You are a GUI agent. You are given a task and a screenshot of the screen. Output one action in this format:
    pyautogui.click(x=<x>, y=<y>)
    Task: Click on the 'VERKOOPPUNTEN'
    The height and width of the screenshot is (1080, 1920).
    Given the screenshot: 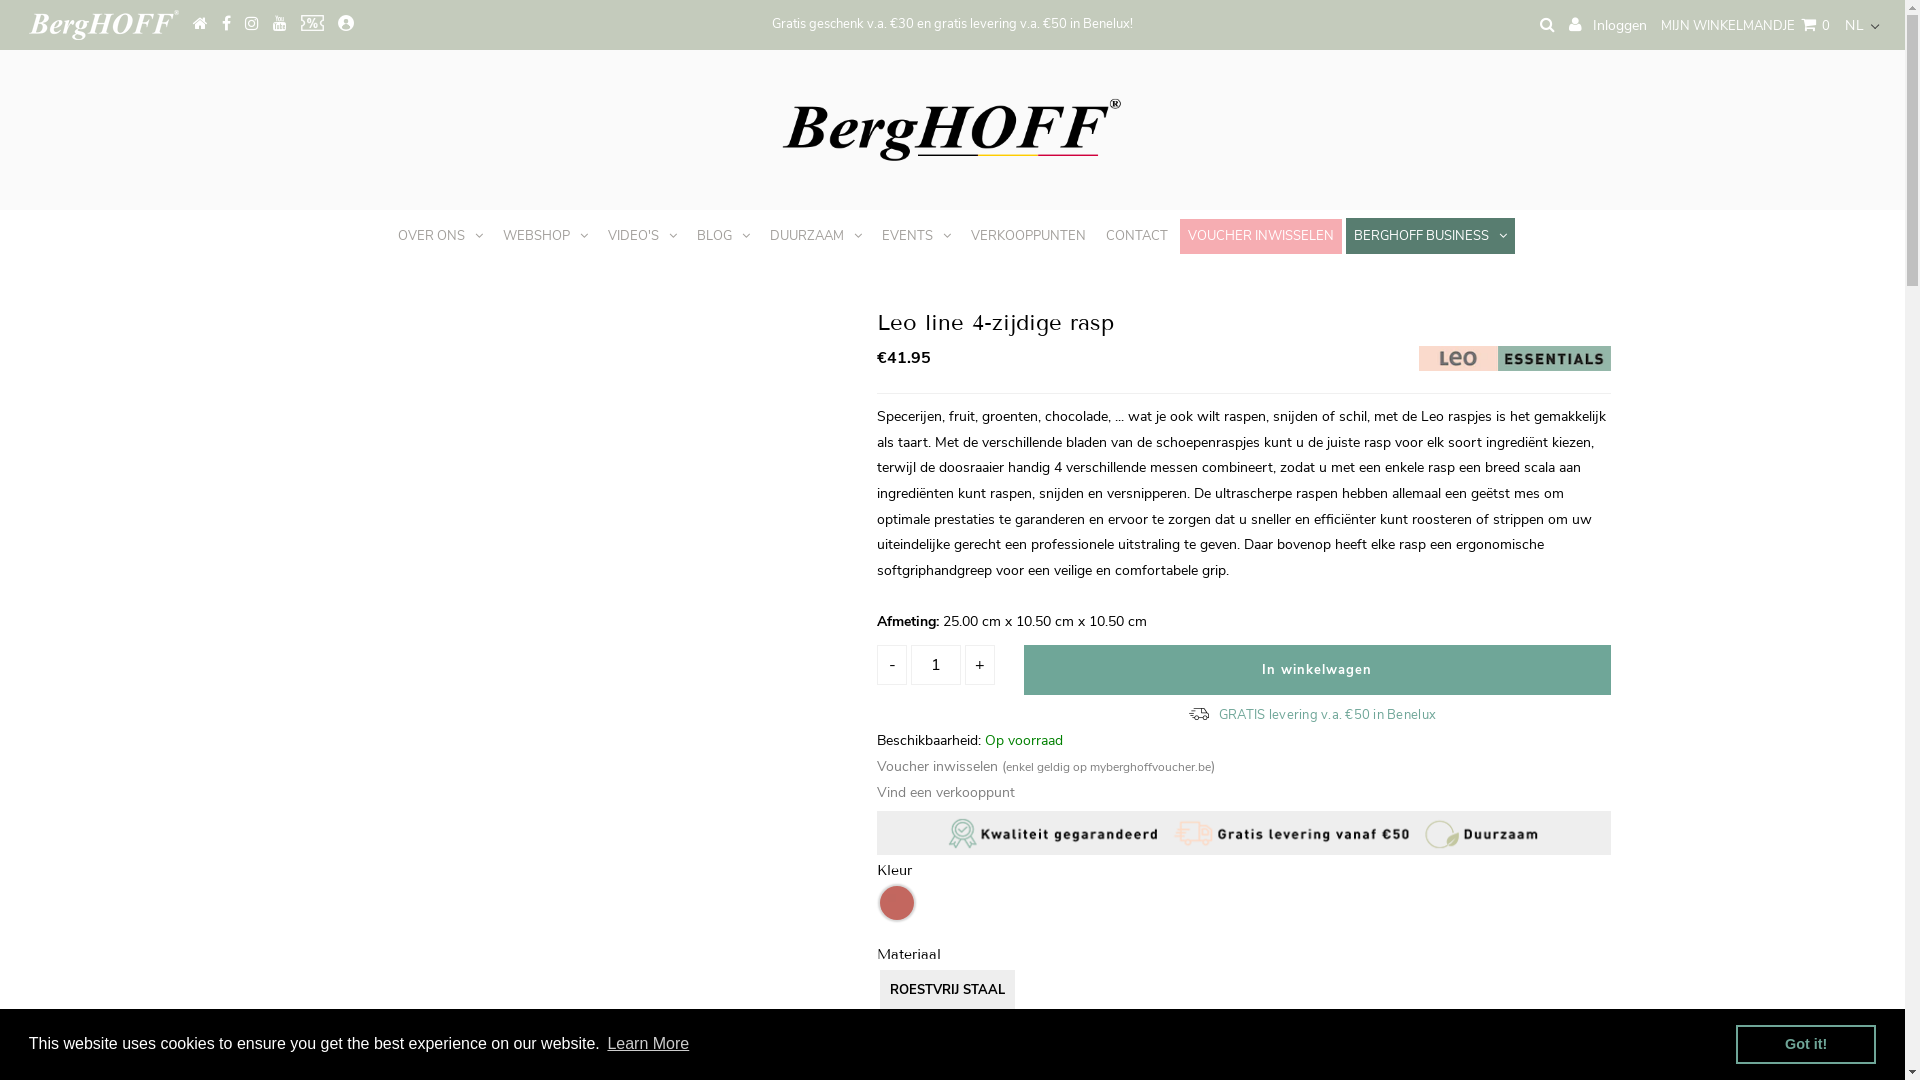 What is the action you would take?
    pyautogui.click(x=963, y=234)
    